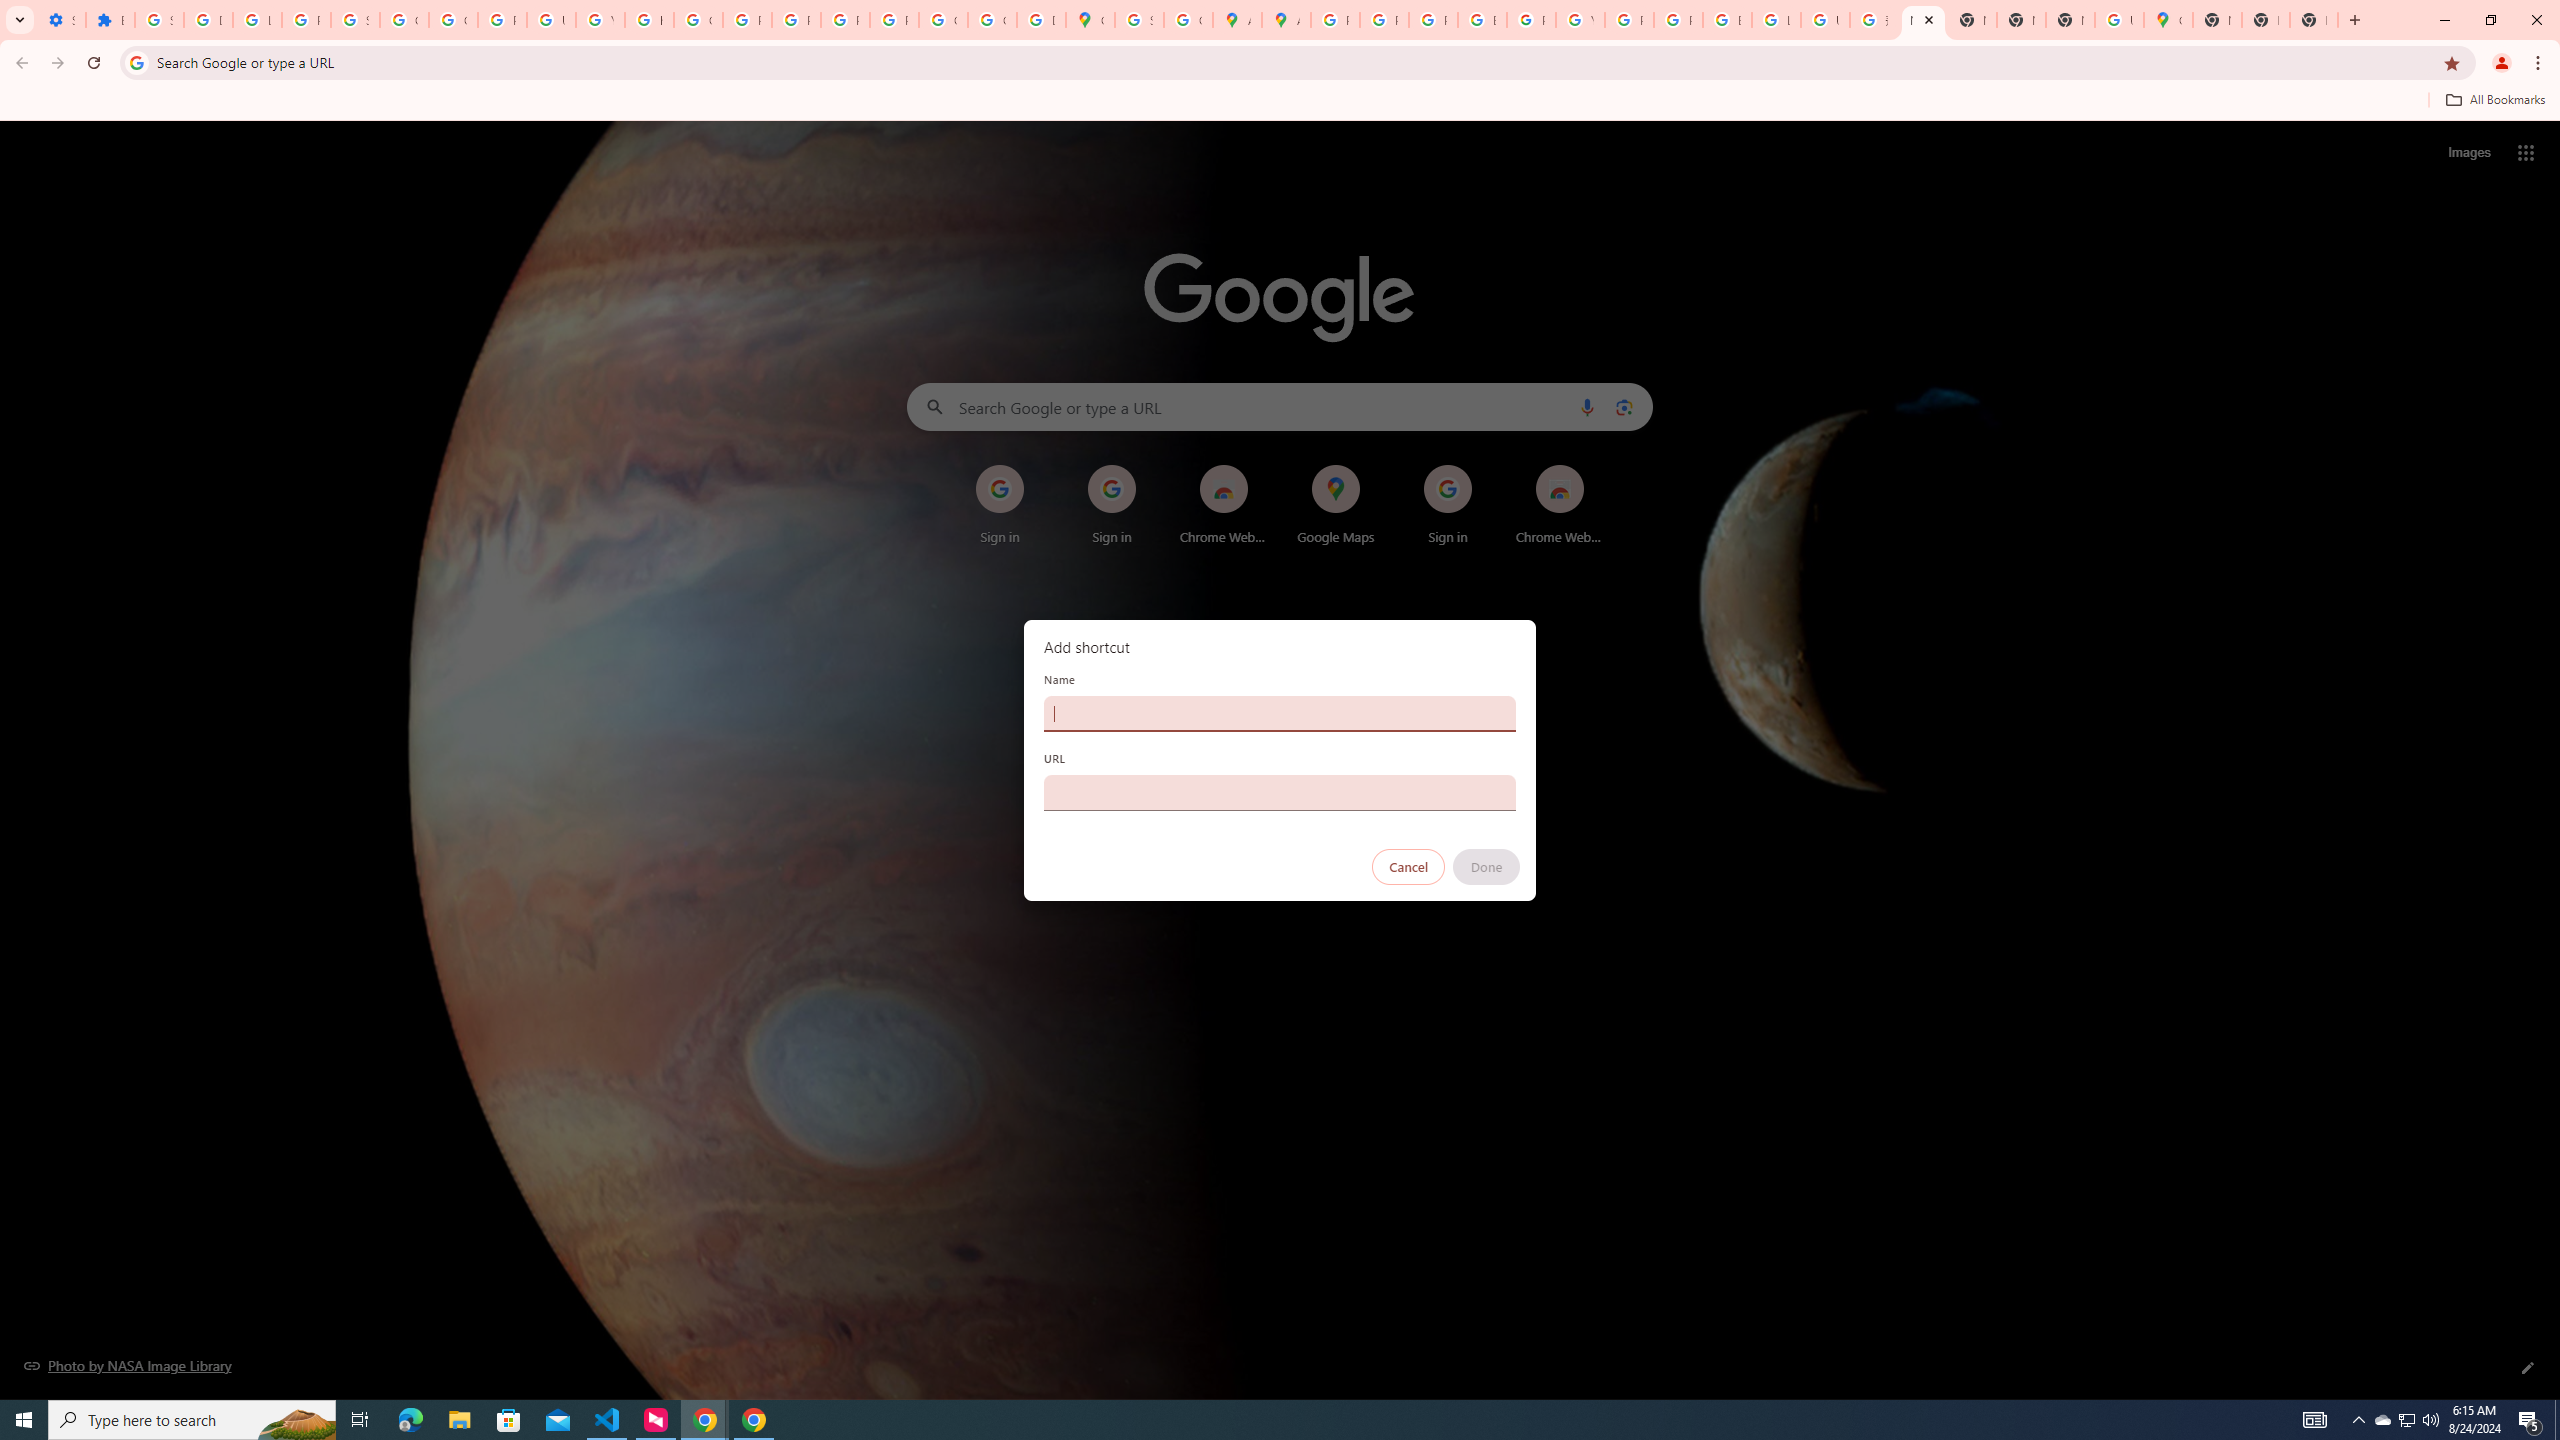  Describe the element at coordinates (649, 19) in the screenshot. I see `'https://scholar.google.com/'` at that location.